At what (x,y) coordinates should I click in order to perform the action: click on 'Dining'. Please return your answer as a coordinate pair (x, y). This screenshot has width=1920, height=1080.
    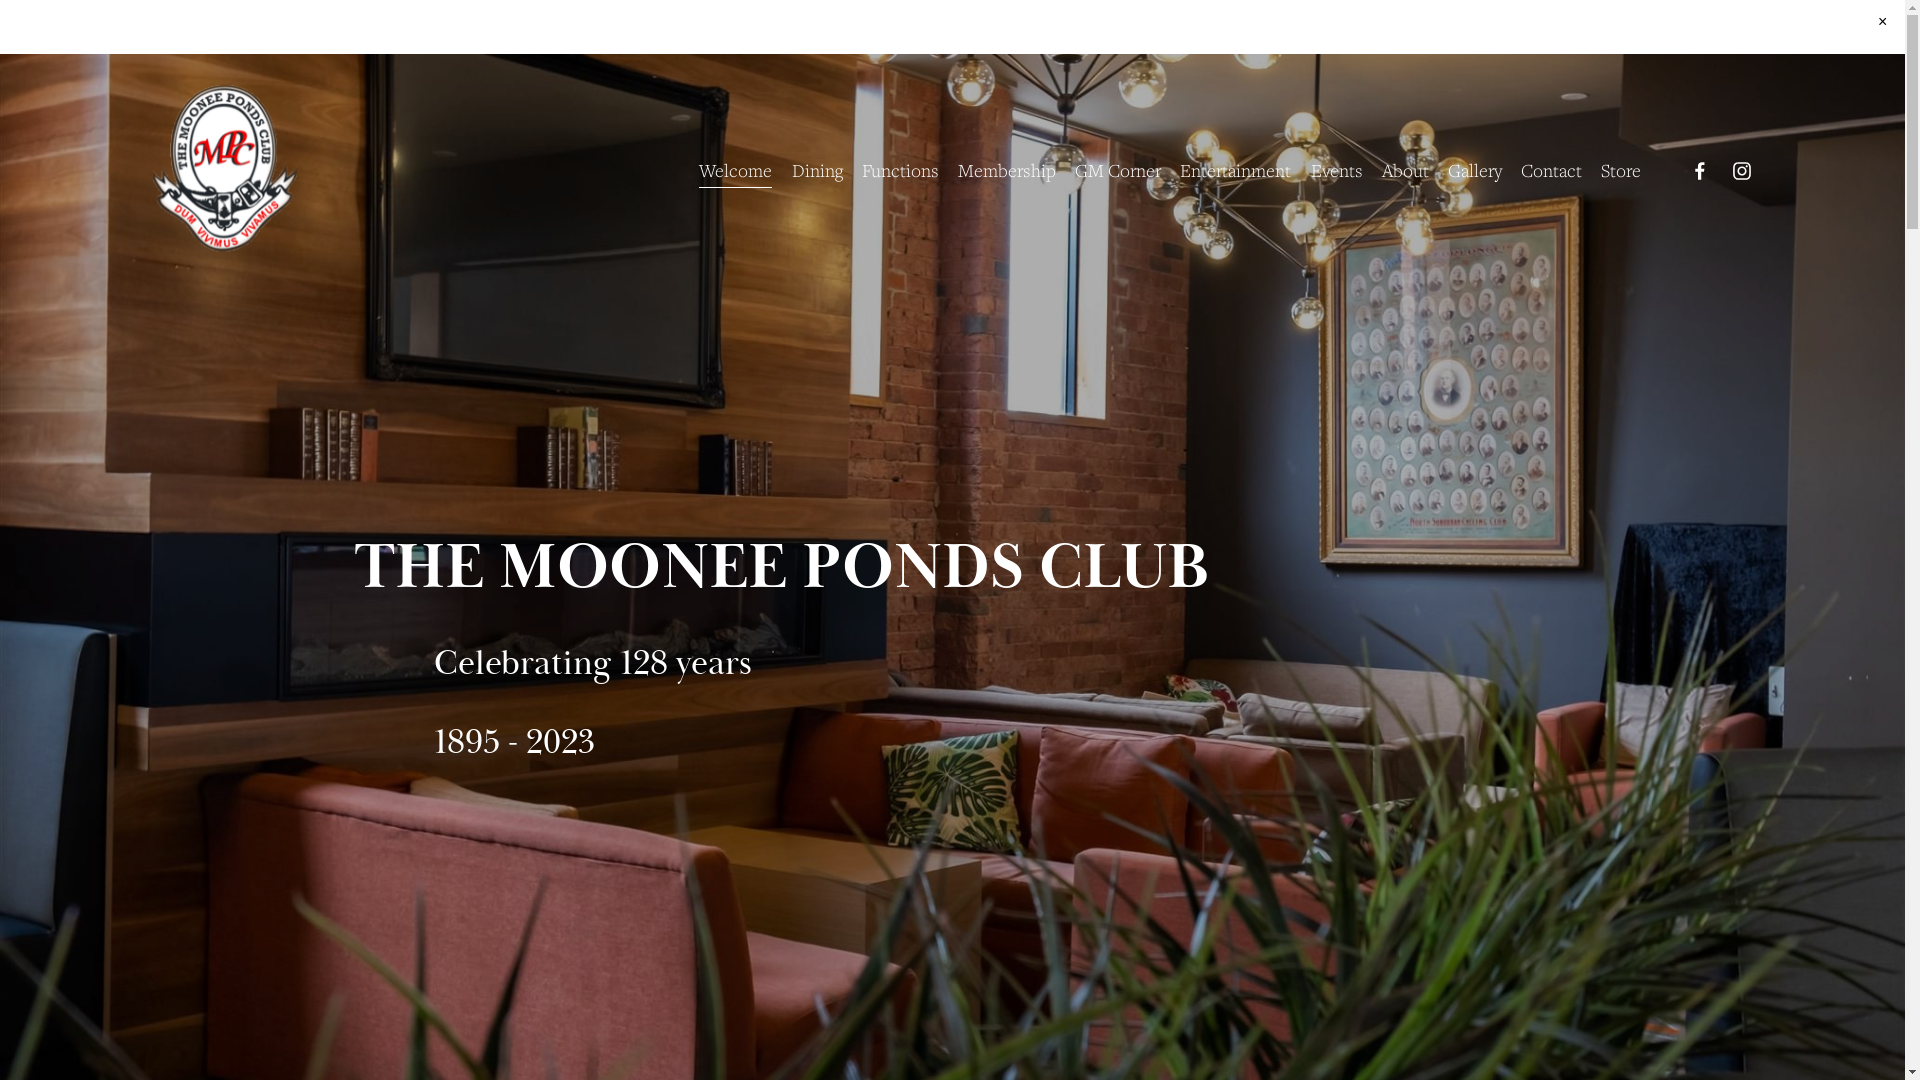
    Looking at the image, I should click on (817, 169).